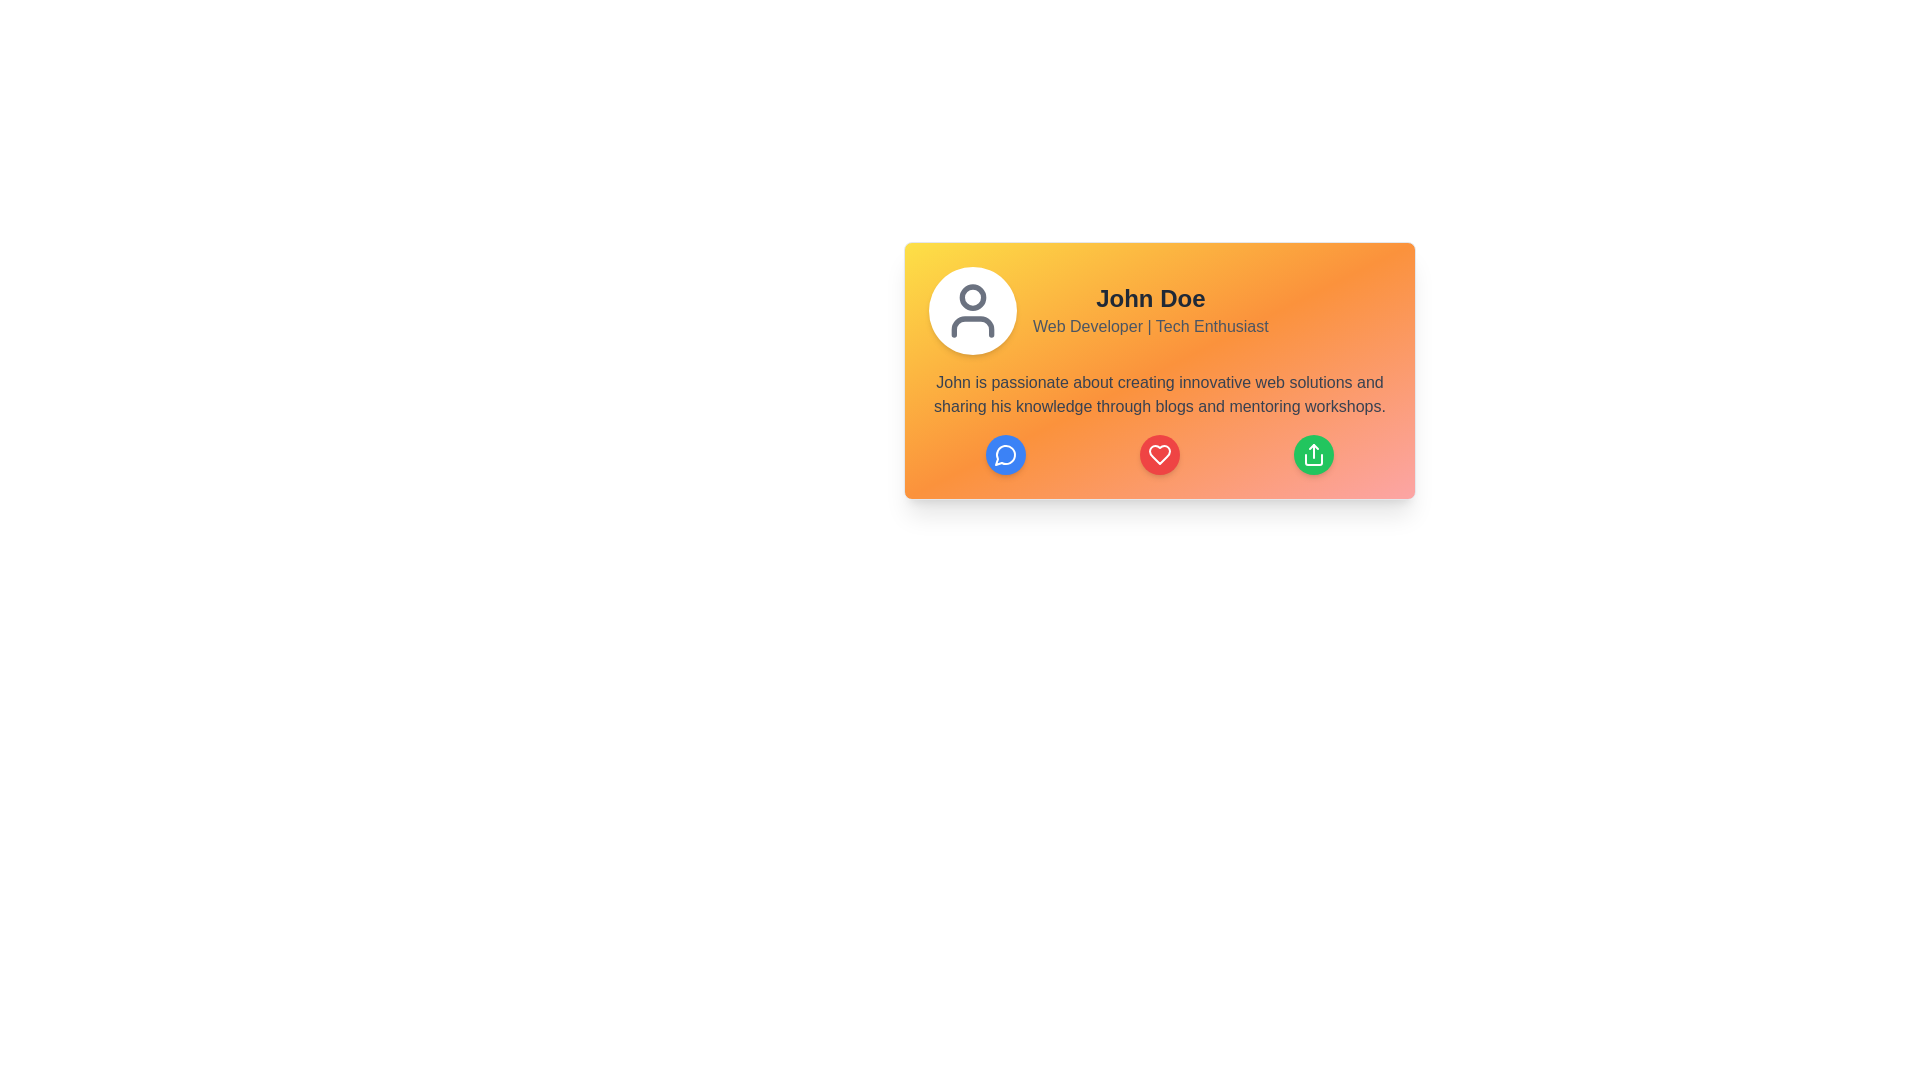 Image resolution: width=1920 pixels, height=1080 pixels. What do you see at coordinates (973, 311) in the screenshot?
I see `the circular user profile image icon, which has a white background and a shadow effect, located at the top-left corner of the card` at bounding box center [973, 311].